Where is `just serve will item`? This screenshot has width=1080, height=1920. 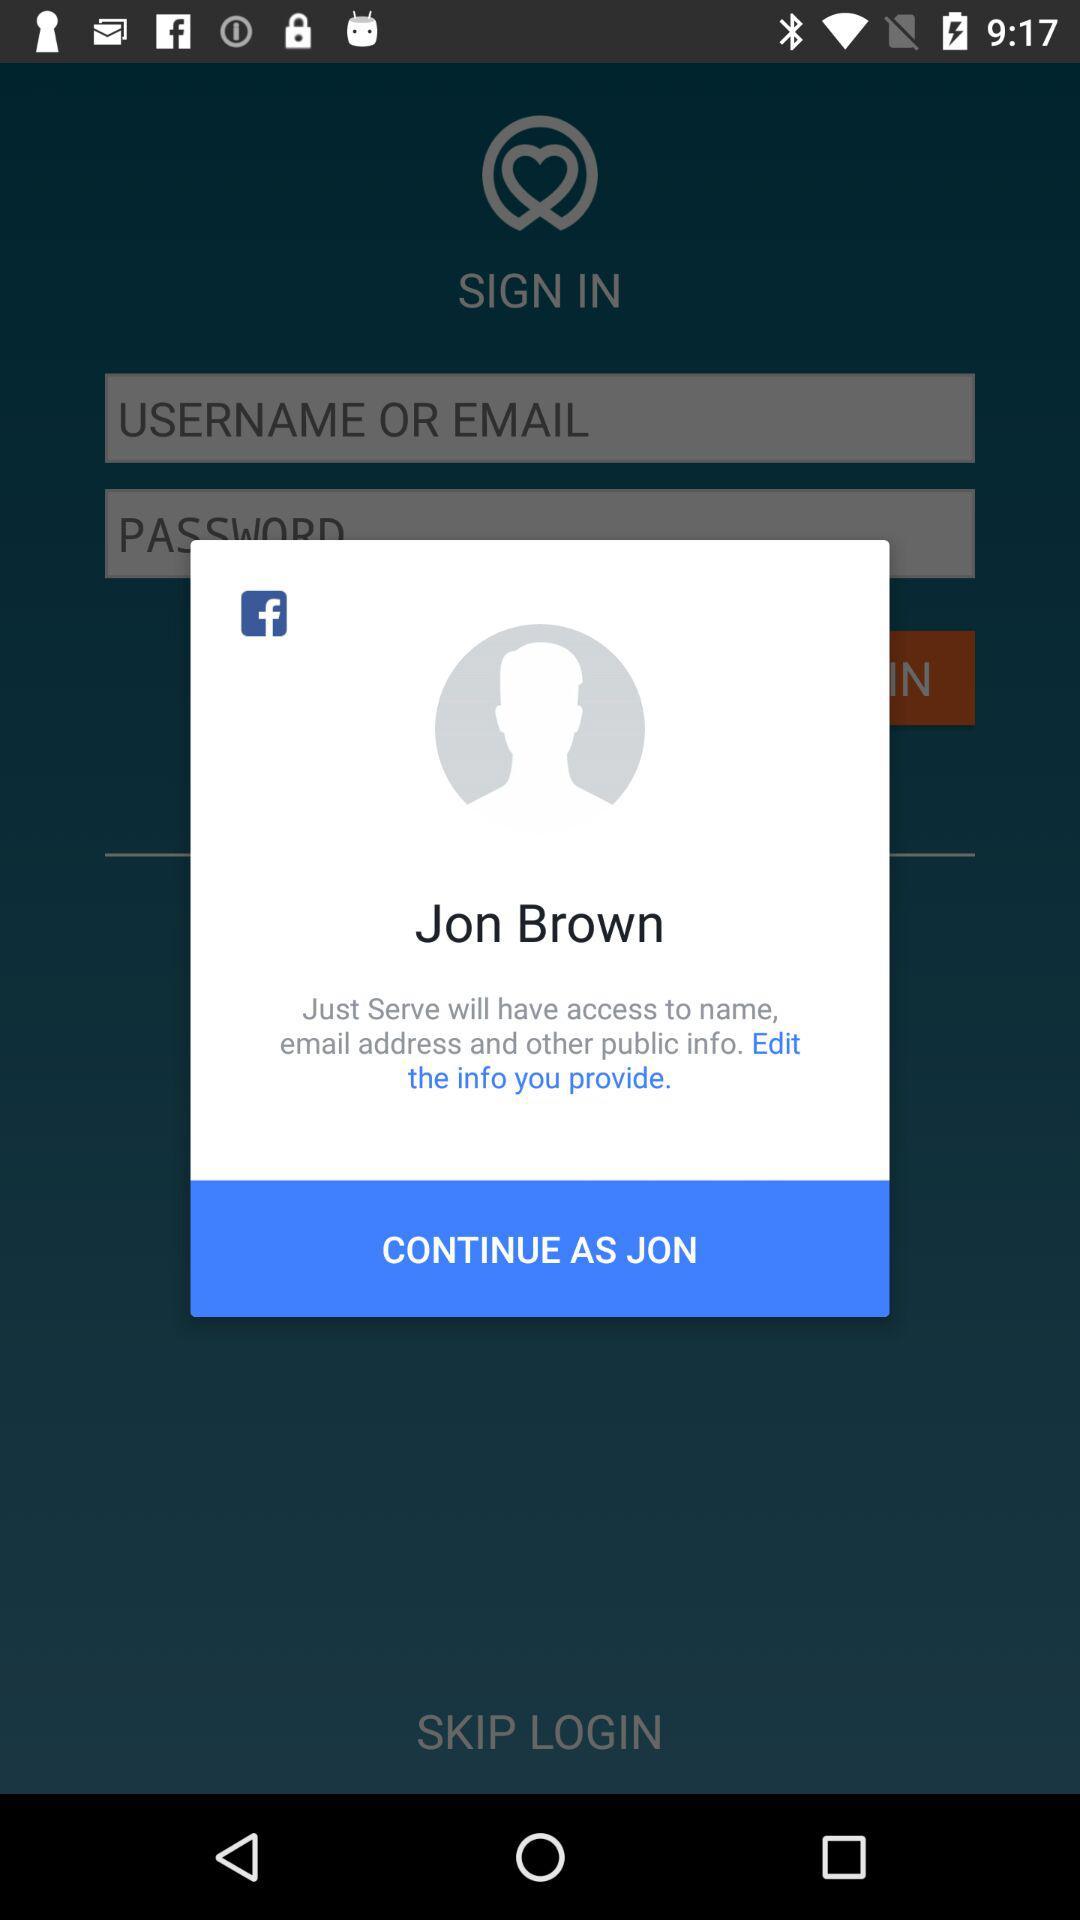 just serve will item is located at coordinates (540, 1041).